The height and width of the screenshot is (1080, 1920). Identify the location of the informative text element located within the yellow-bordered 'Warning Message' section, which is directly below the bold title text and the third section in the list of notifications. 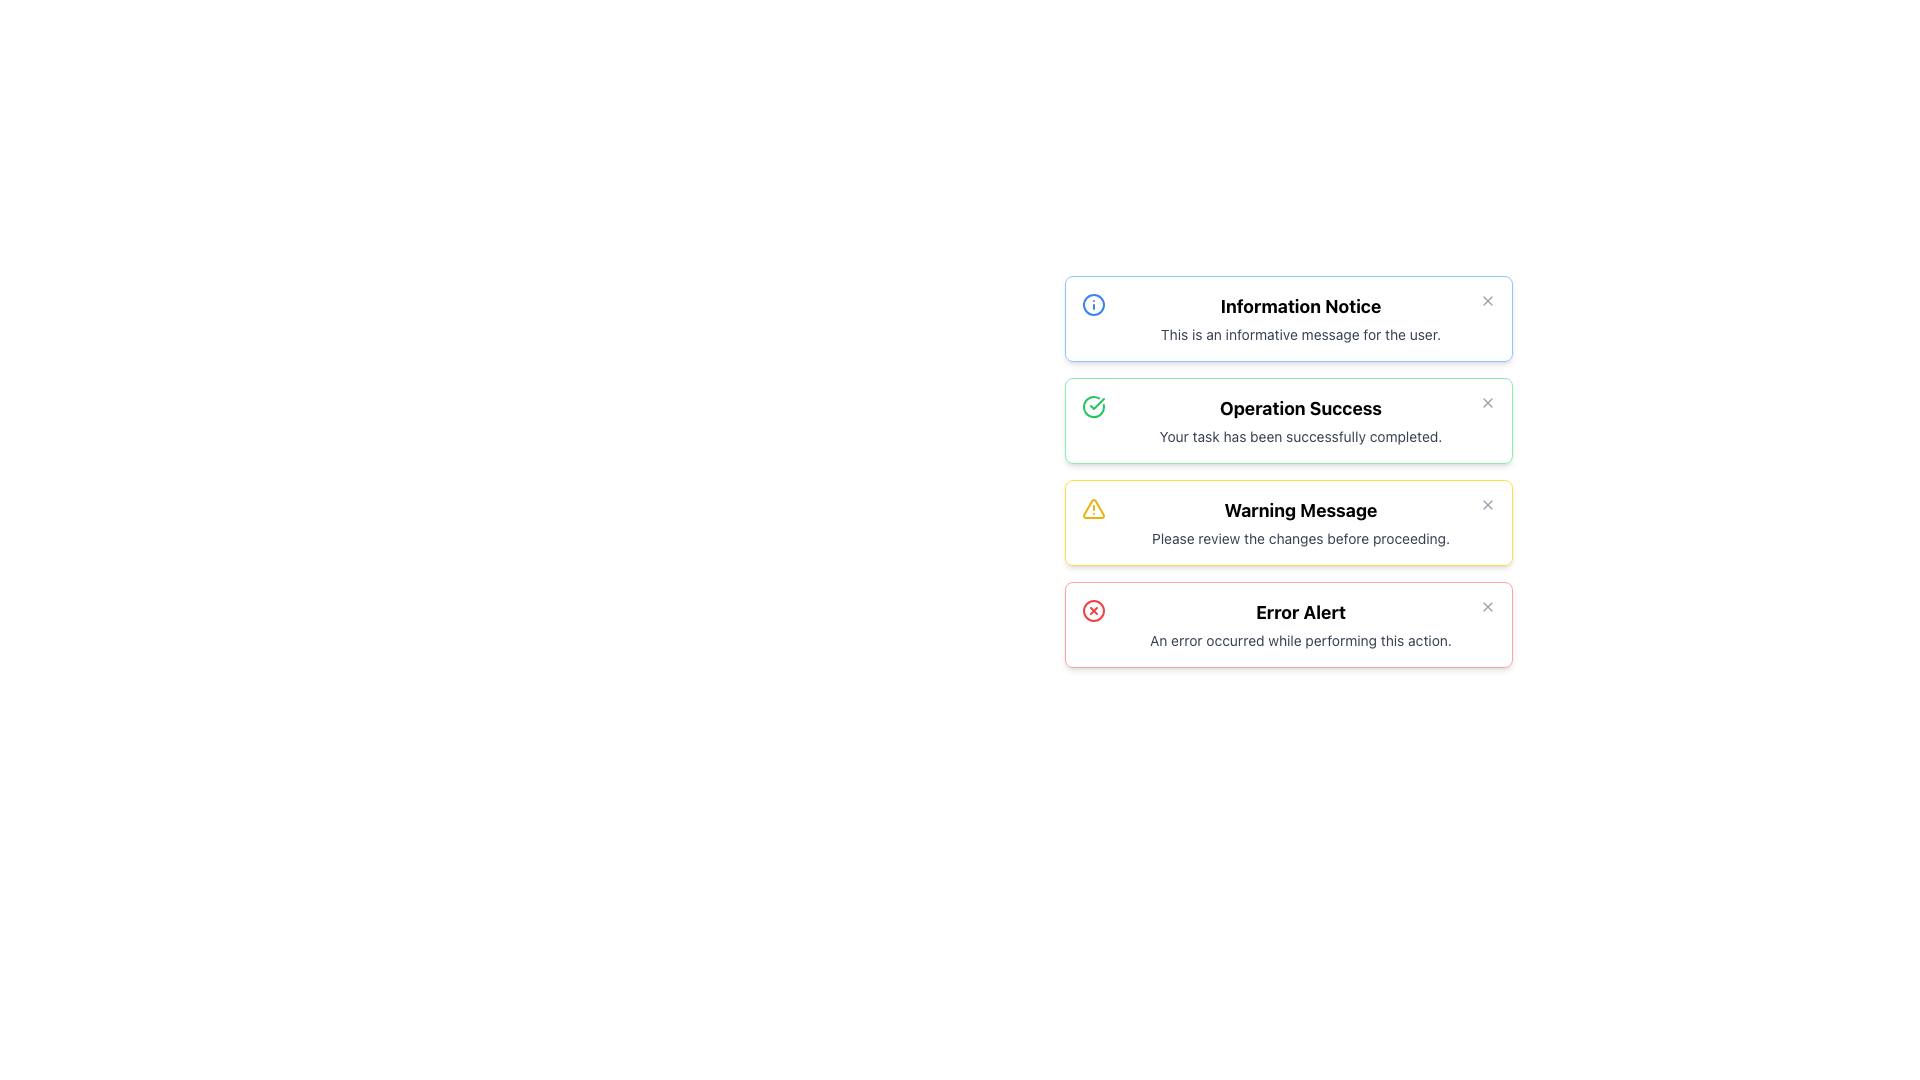
(1300, 538).